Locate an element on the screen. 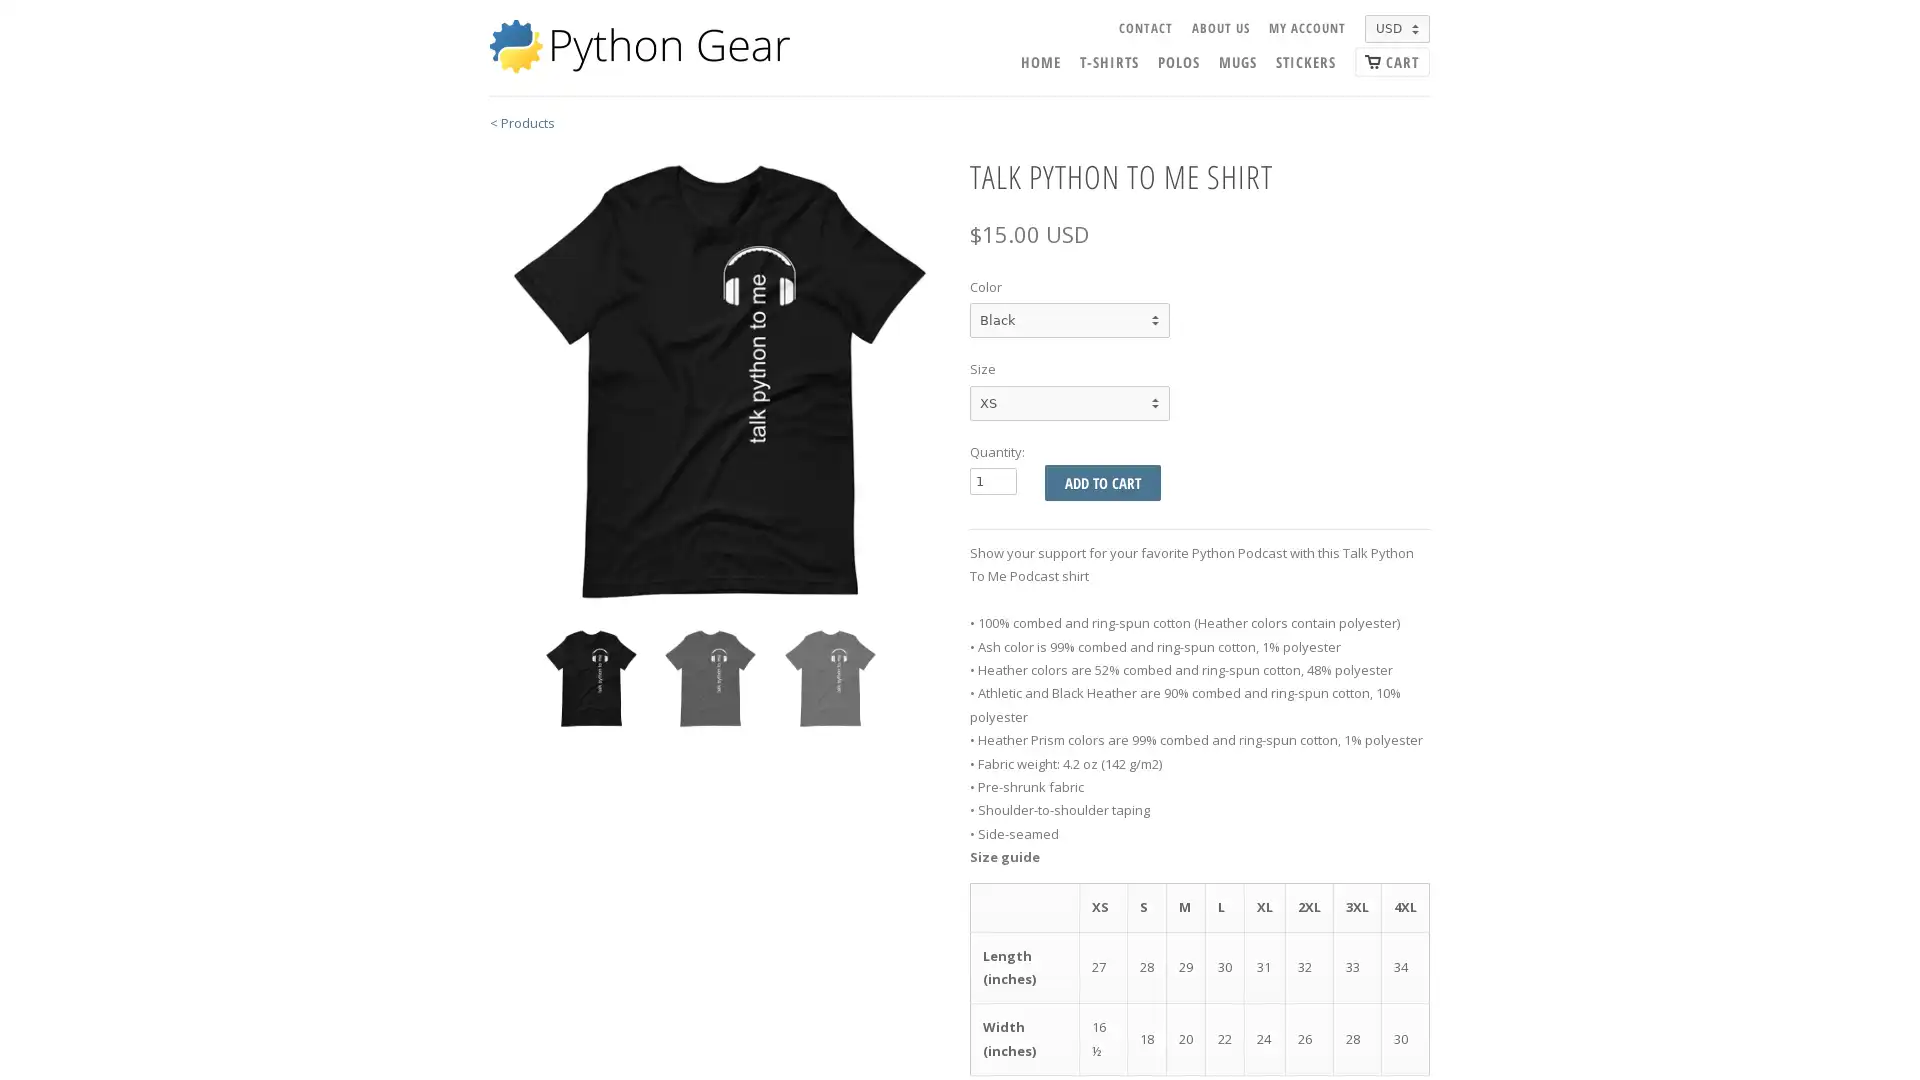 The width and height of the screenshot is (1920, 1080). Add to Cart is located at coordinates (1102, 482).